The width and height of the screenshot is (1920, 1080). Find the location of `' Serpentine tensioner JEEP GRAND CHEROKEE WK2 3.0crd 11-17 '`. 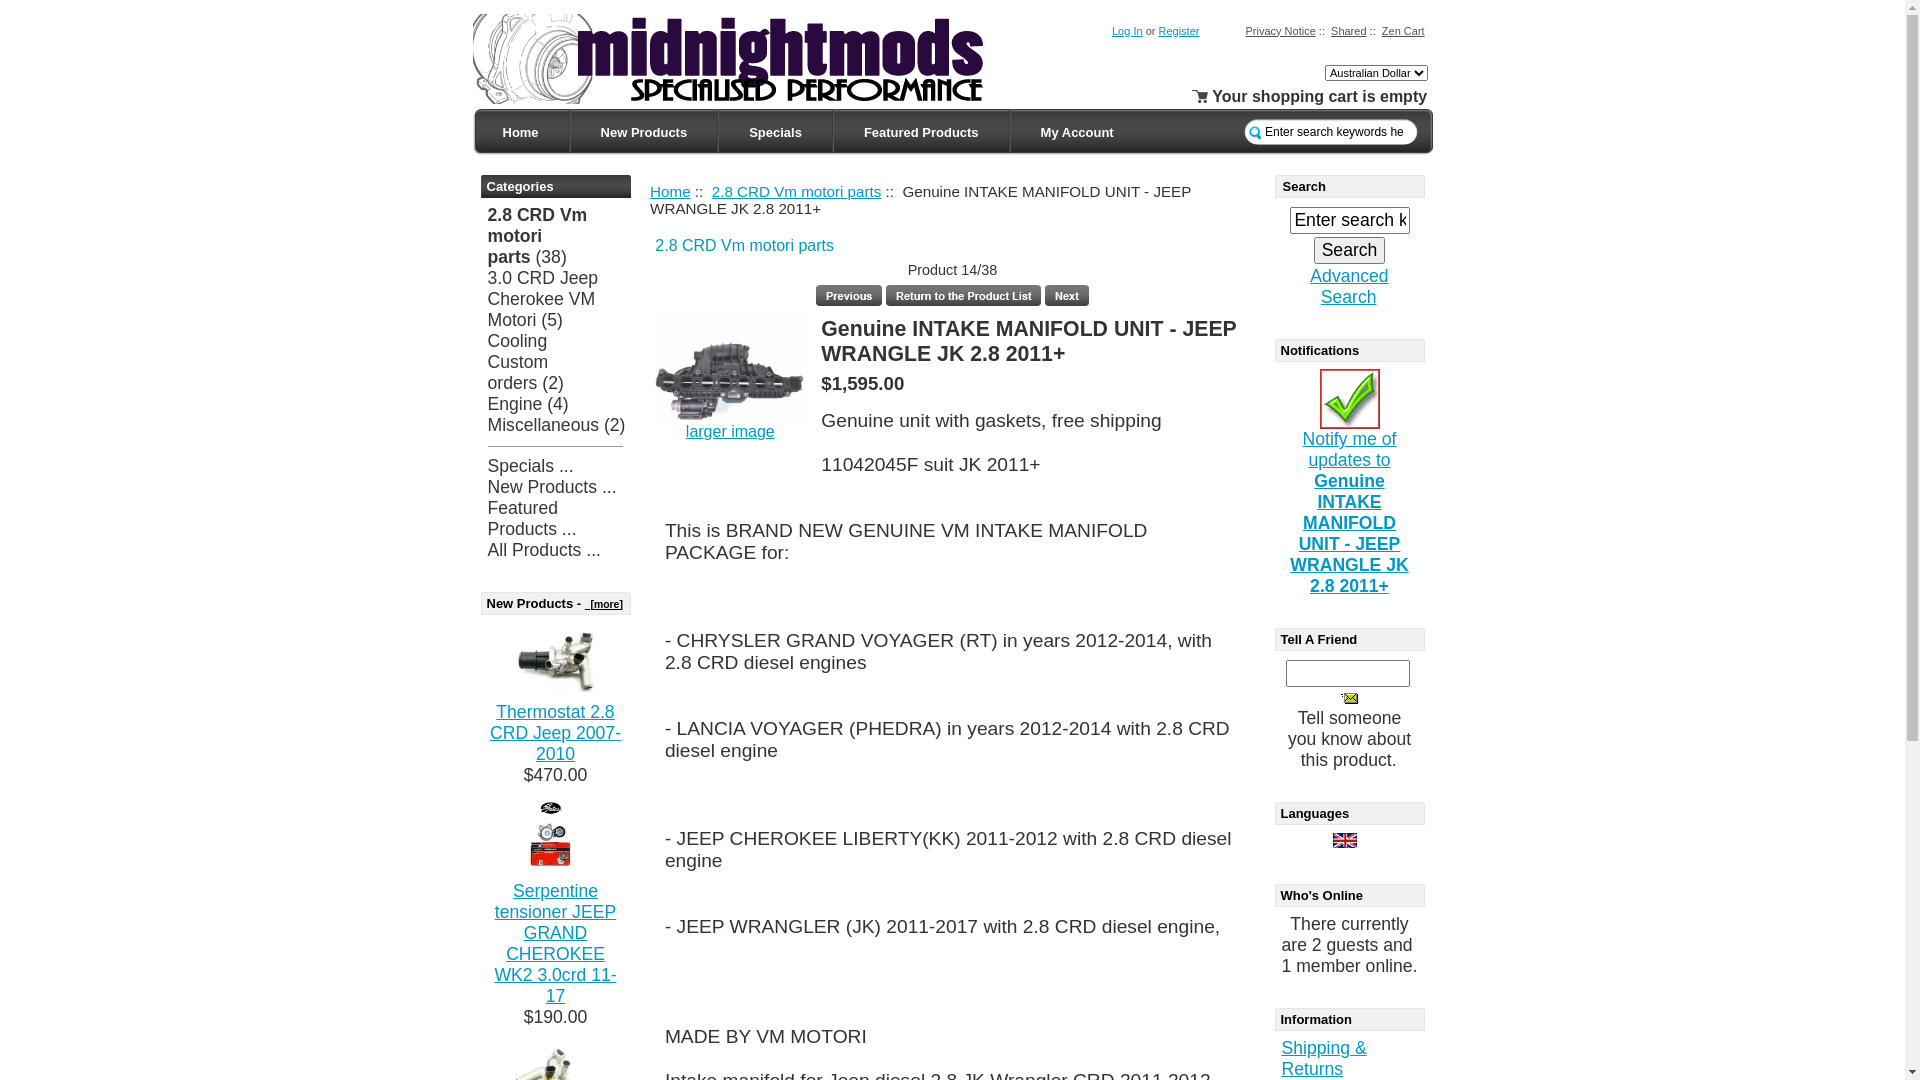

' Serpentine tensioner JEEP GRAND CHEROKEE WK2 3.0crd 11-17 ' is located at coordinates (517, 840).